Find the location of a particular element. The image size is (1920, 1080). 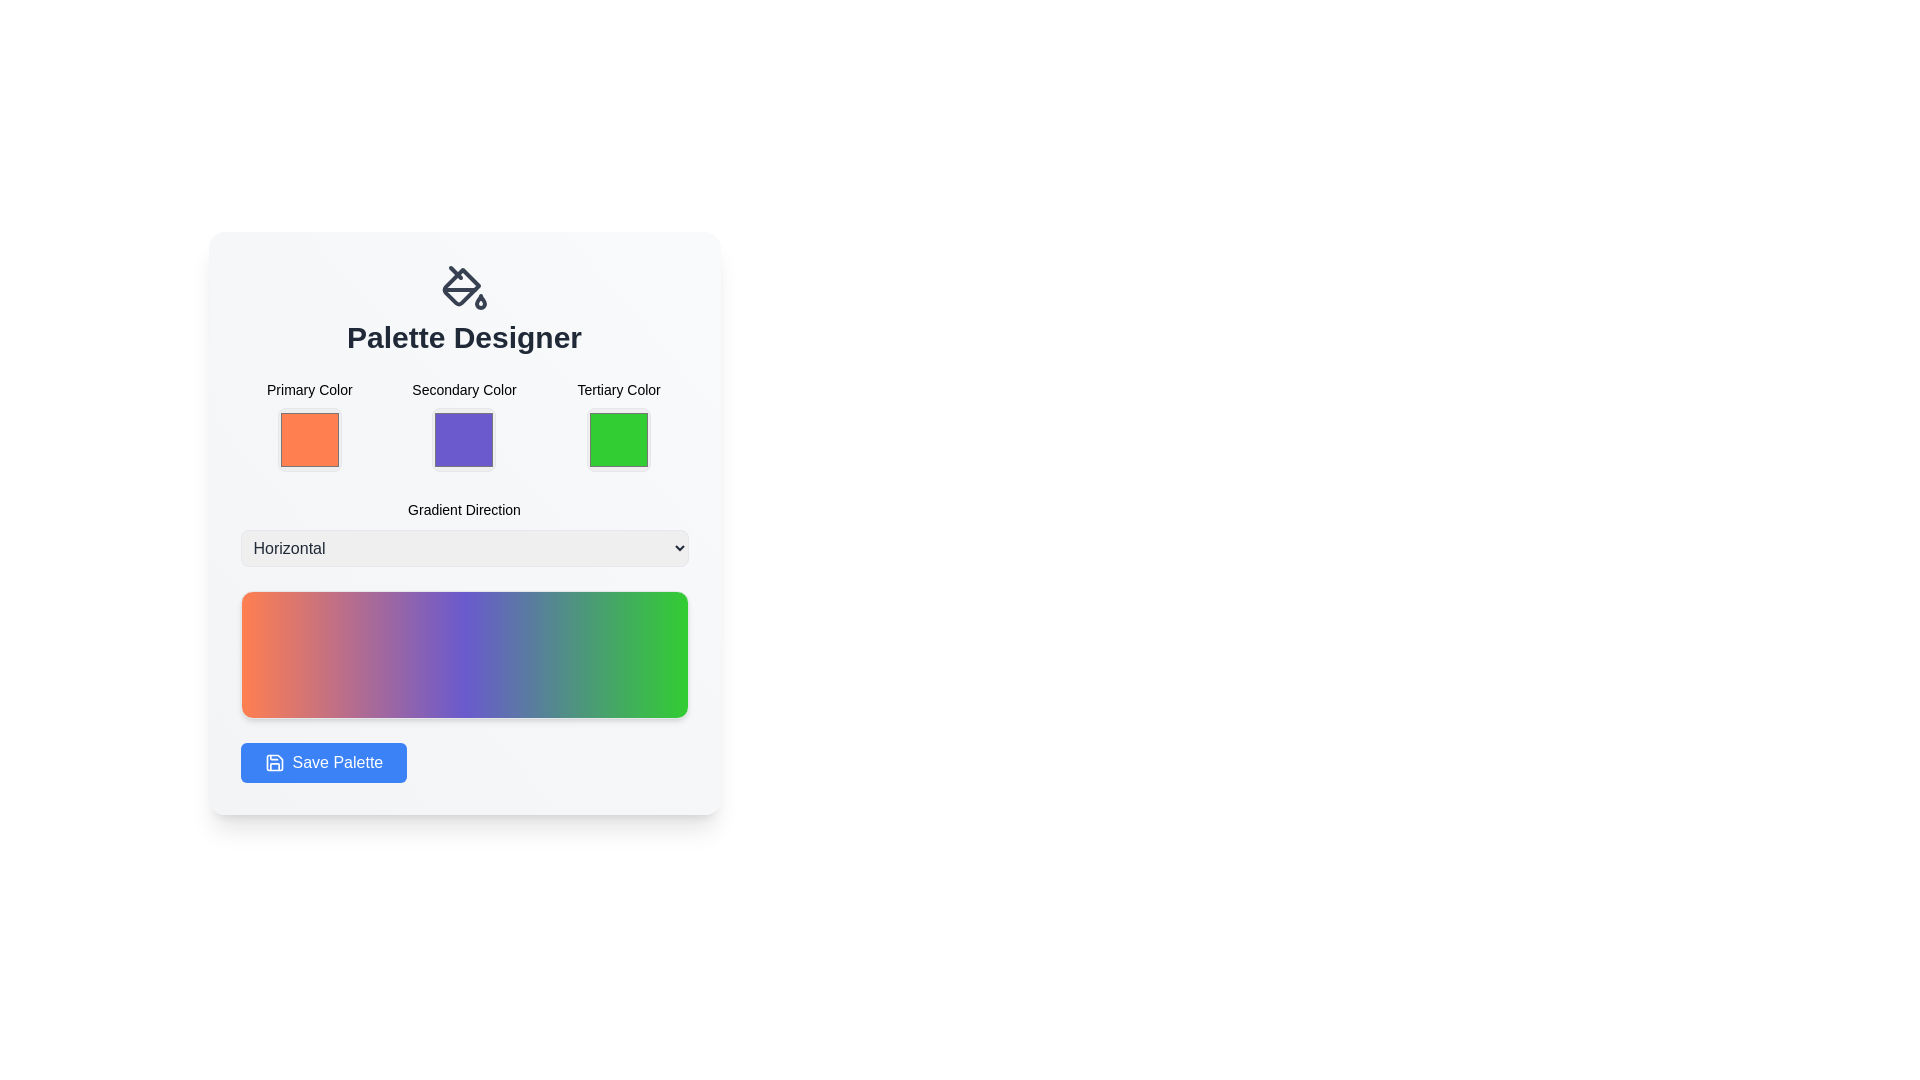

the save icon, which is an outlined drawing of a floppy disk located inside the 'Save Palette' button at the bottom-center of the interface is located at coordinates (273, 763).